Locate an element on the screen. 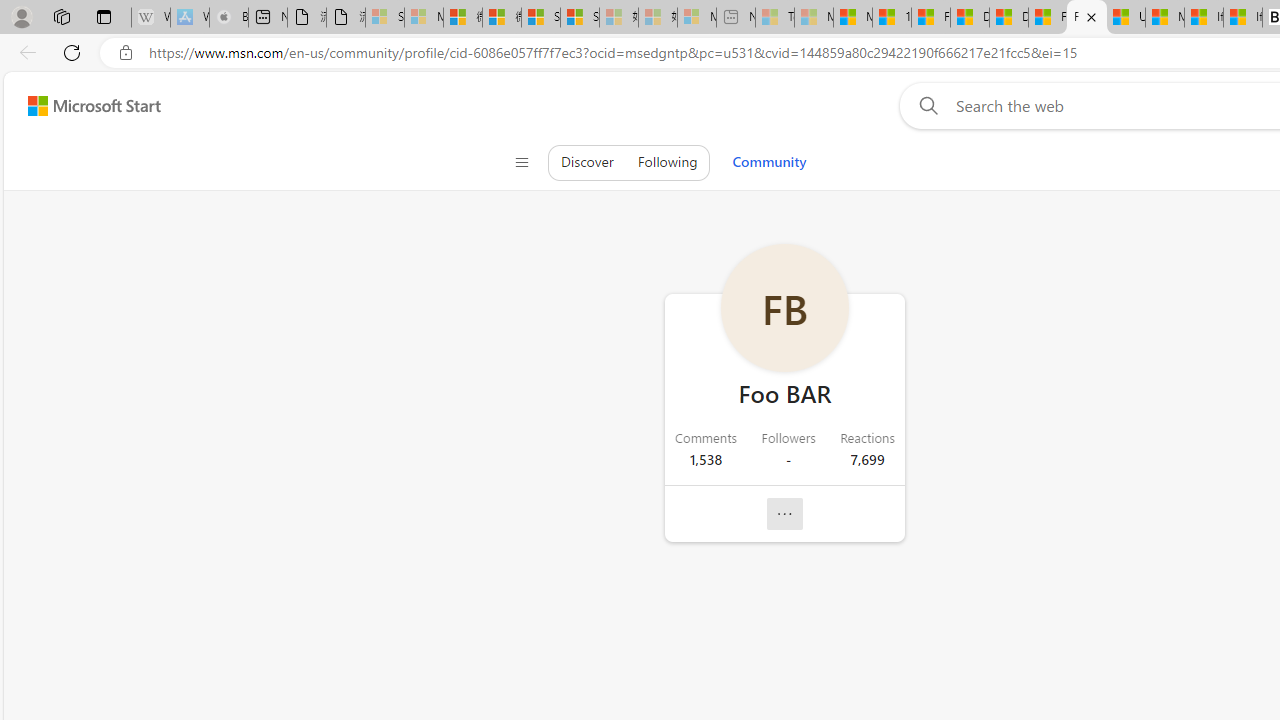 Image resolution: width=1280 pixels, height=720 pixels. 'Sign in to your Microsoft account - Sleeping' is located at coordinates (385, 17).